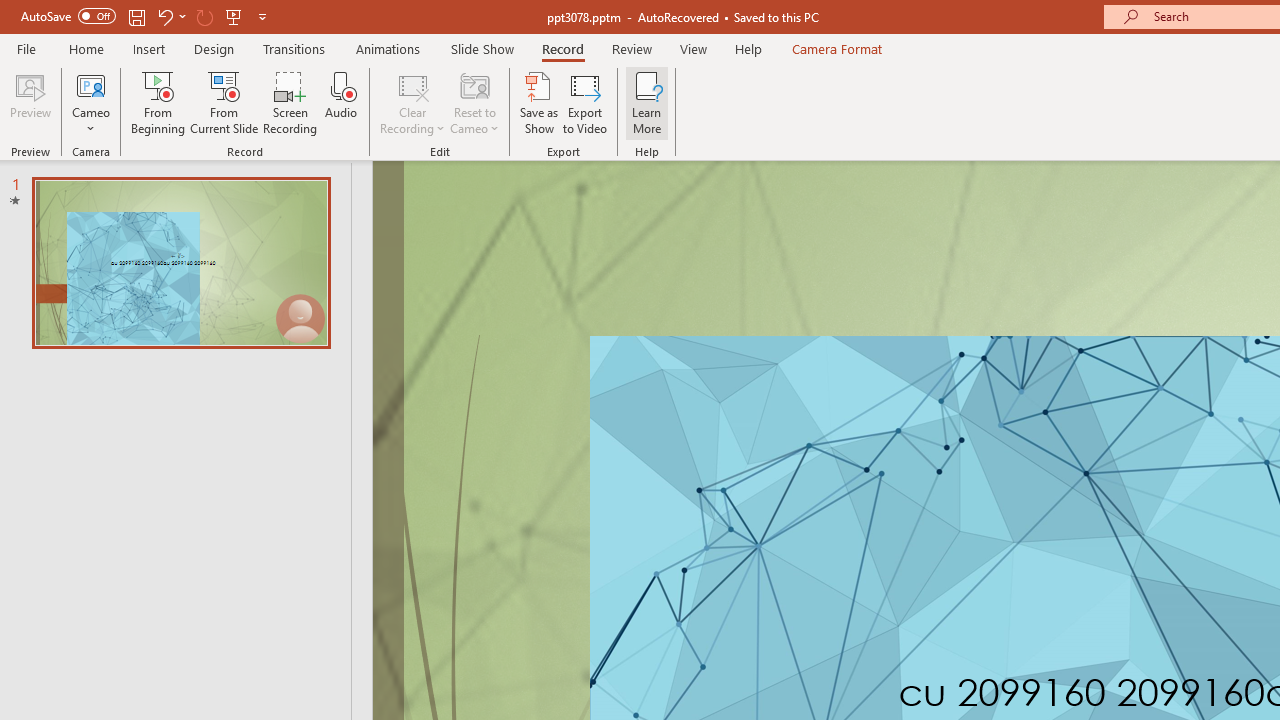 The width and height of the screenshot is (1280, 720). What do you see at coordinates (157, 103) in the screenshot?
I see `'From Beginning...'` at bounding box center [157, 103].